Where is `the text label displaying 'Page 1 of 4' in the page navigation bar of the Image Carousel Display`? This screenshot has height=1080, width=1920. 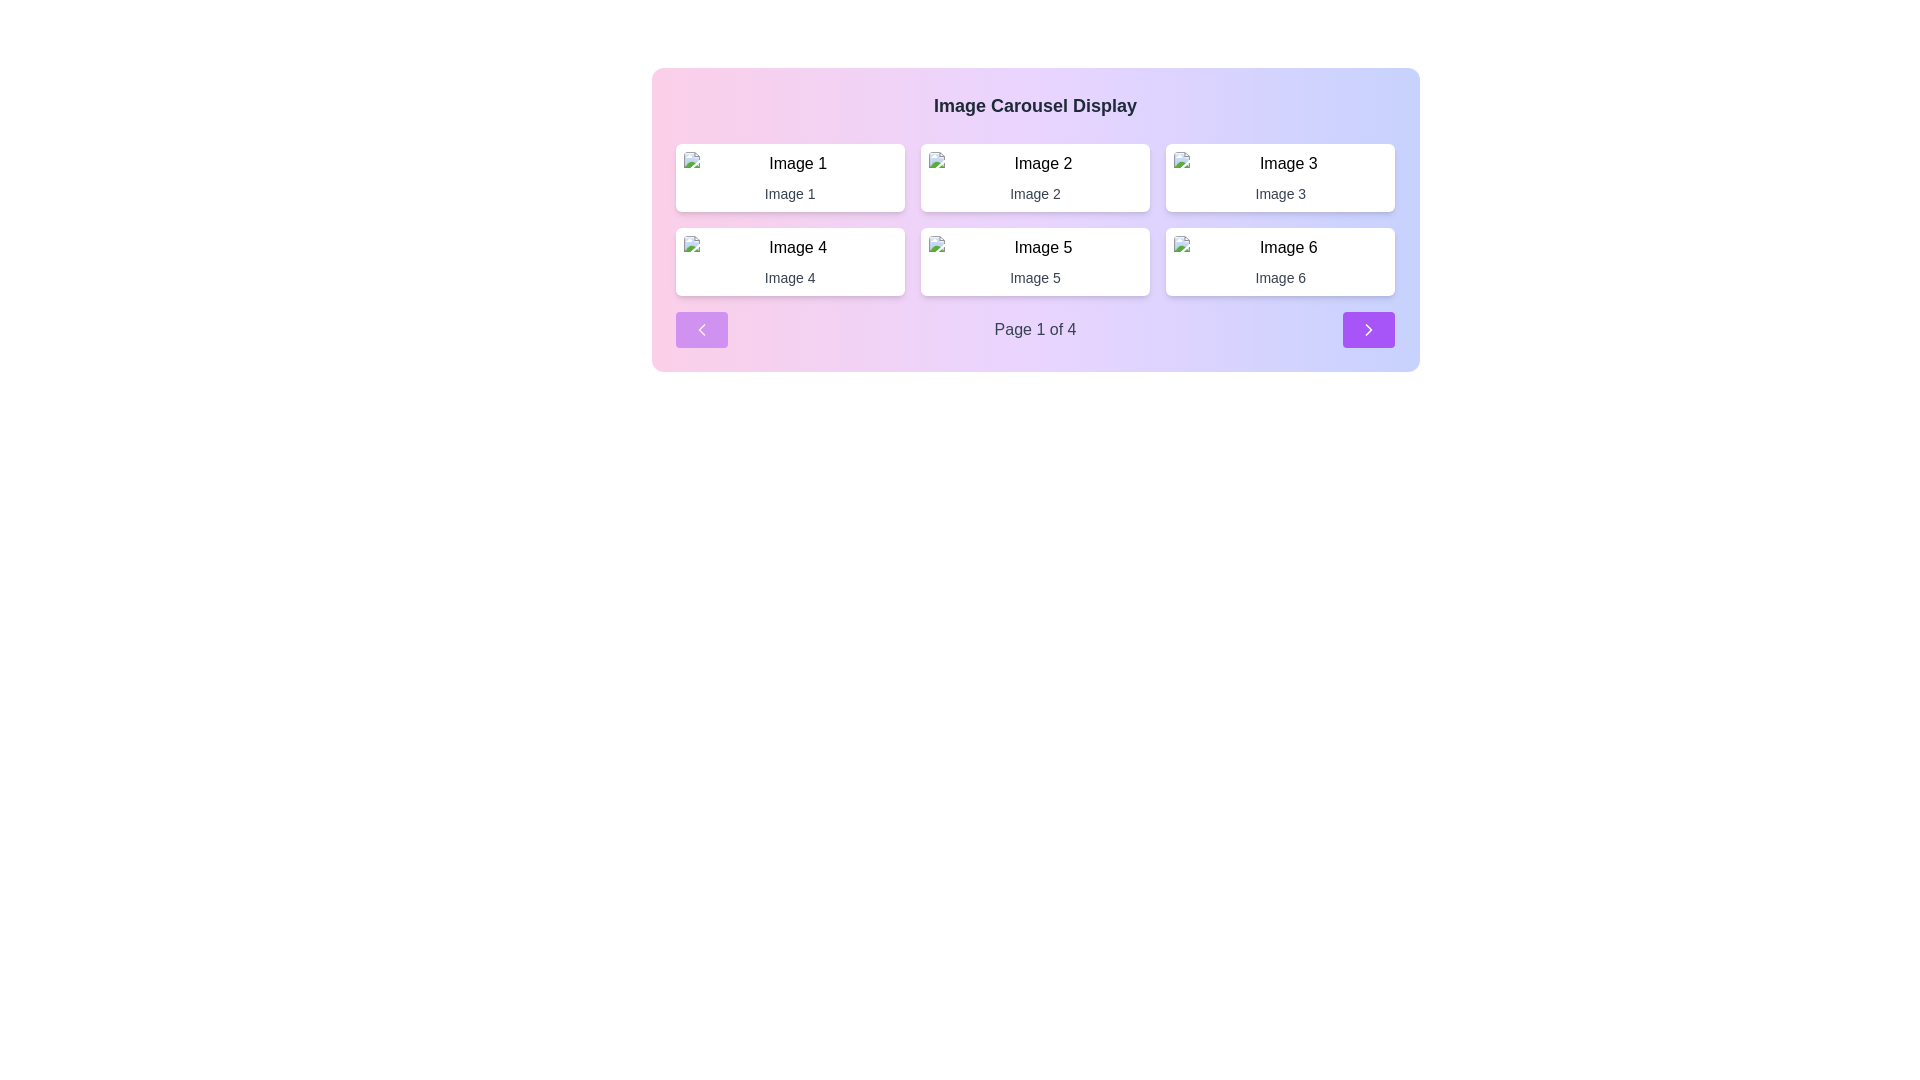 the text label displaying 'Page 1 of 4' in the page navigation bar of the Image Carousel Display is located at coordinates (1035, 329).